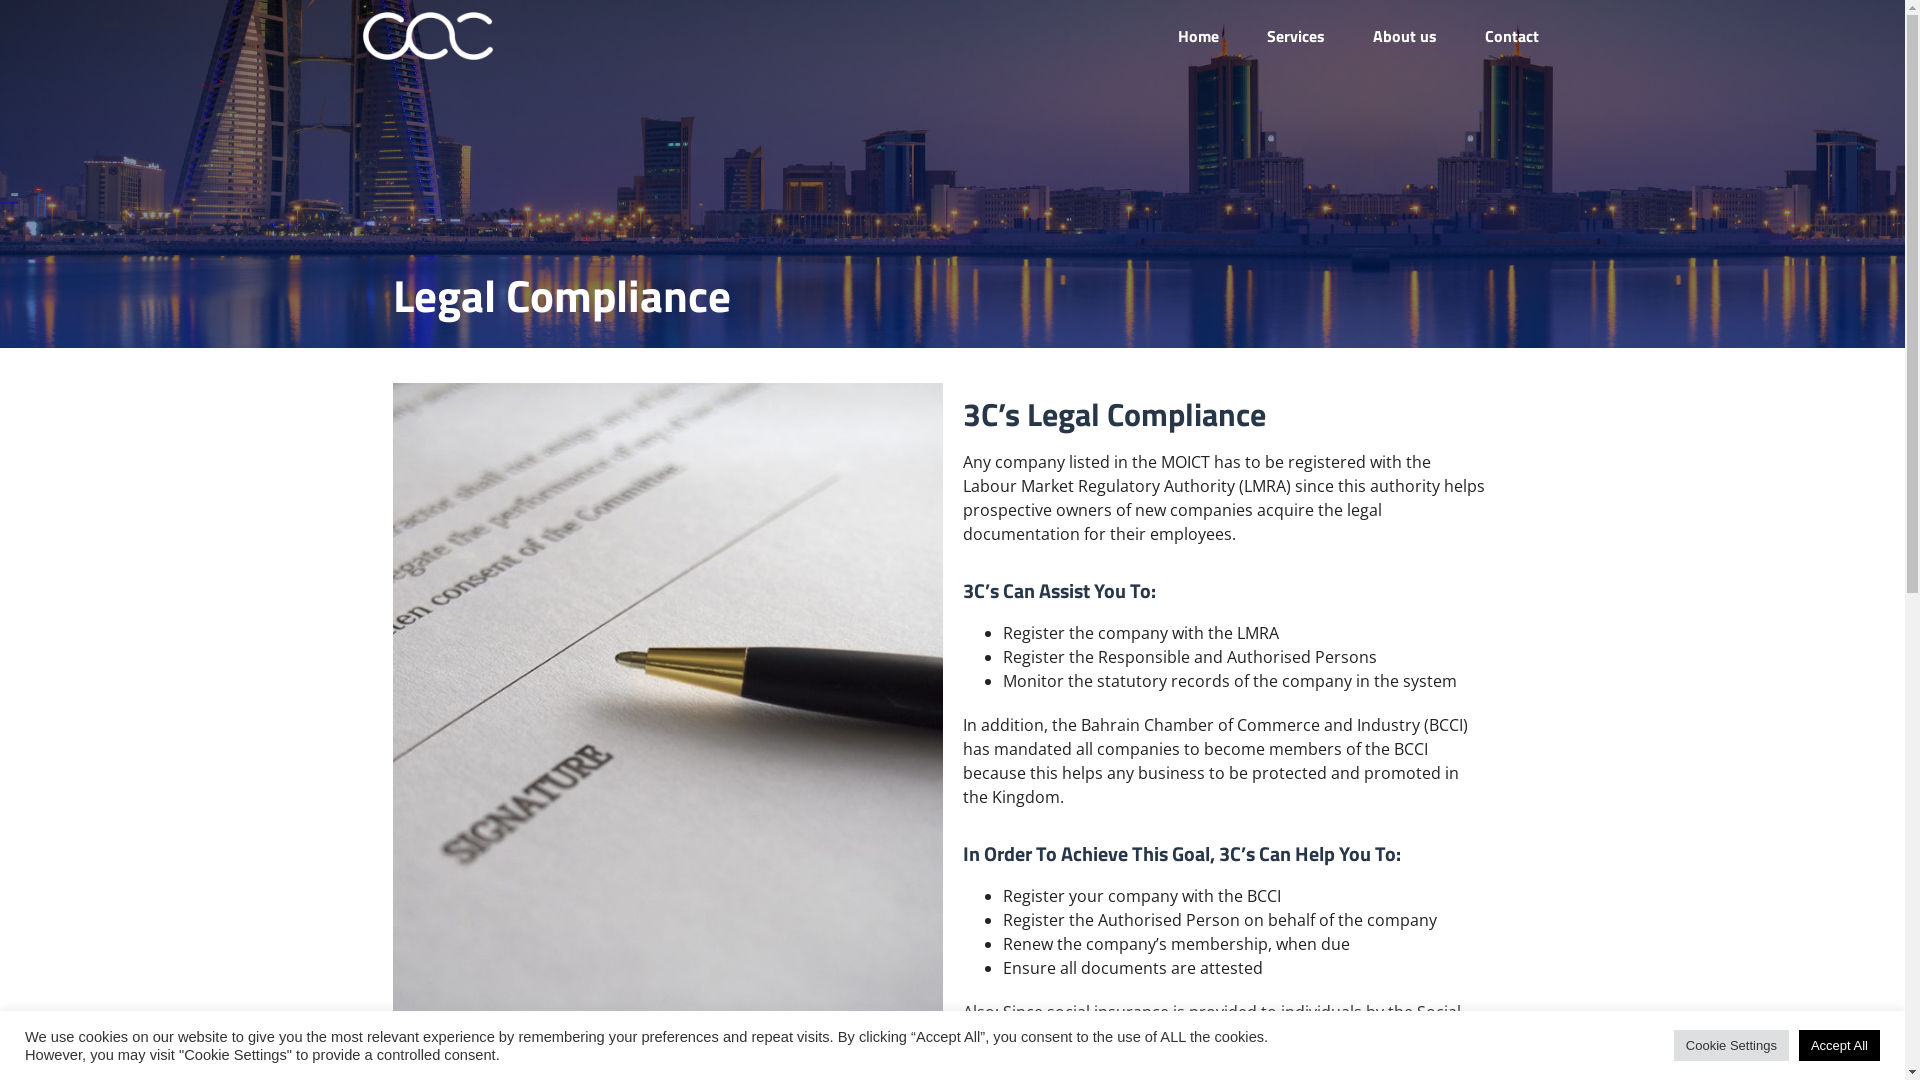  What do you see at coordinates (1174, 35) in the screenshot?
I see `'Home'` at bounding box center [1174, 35].